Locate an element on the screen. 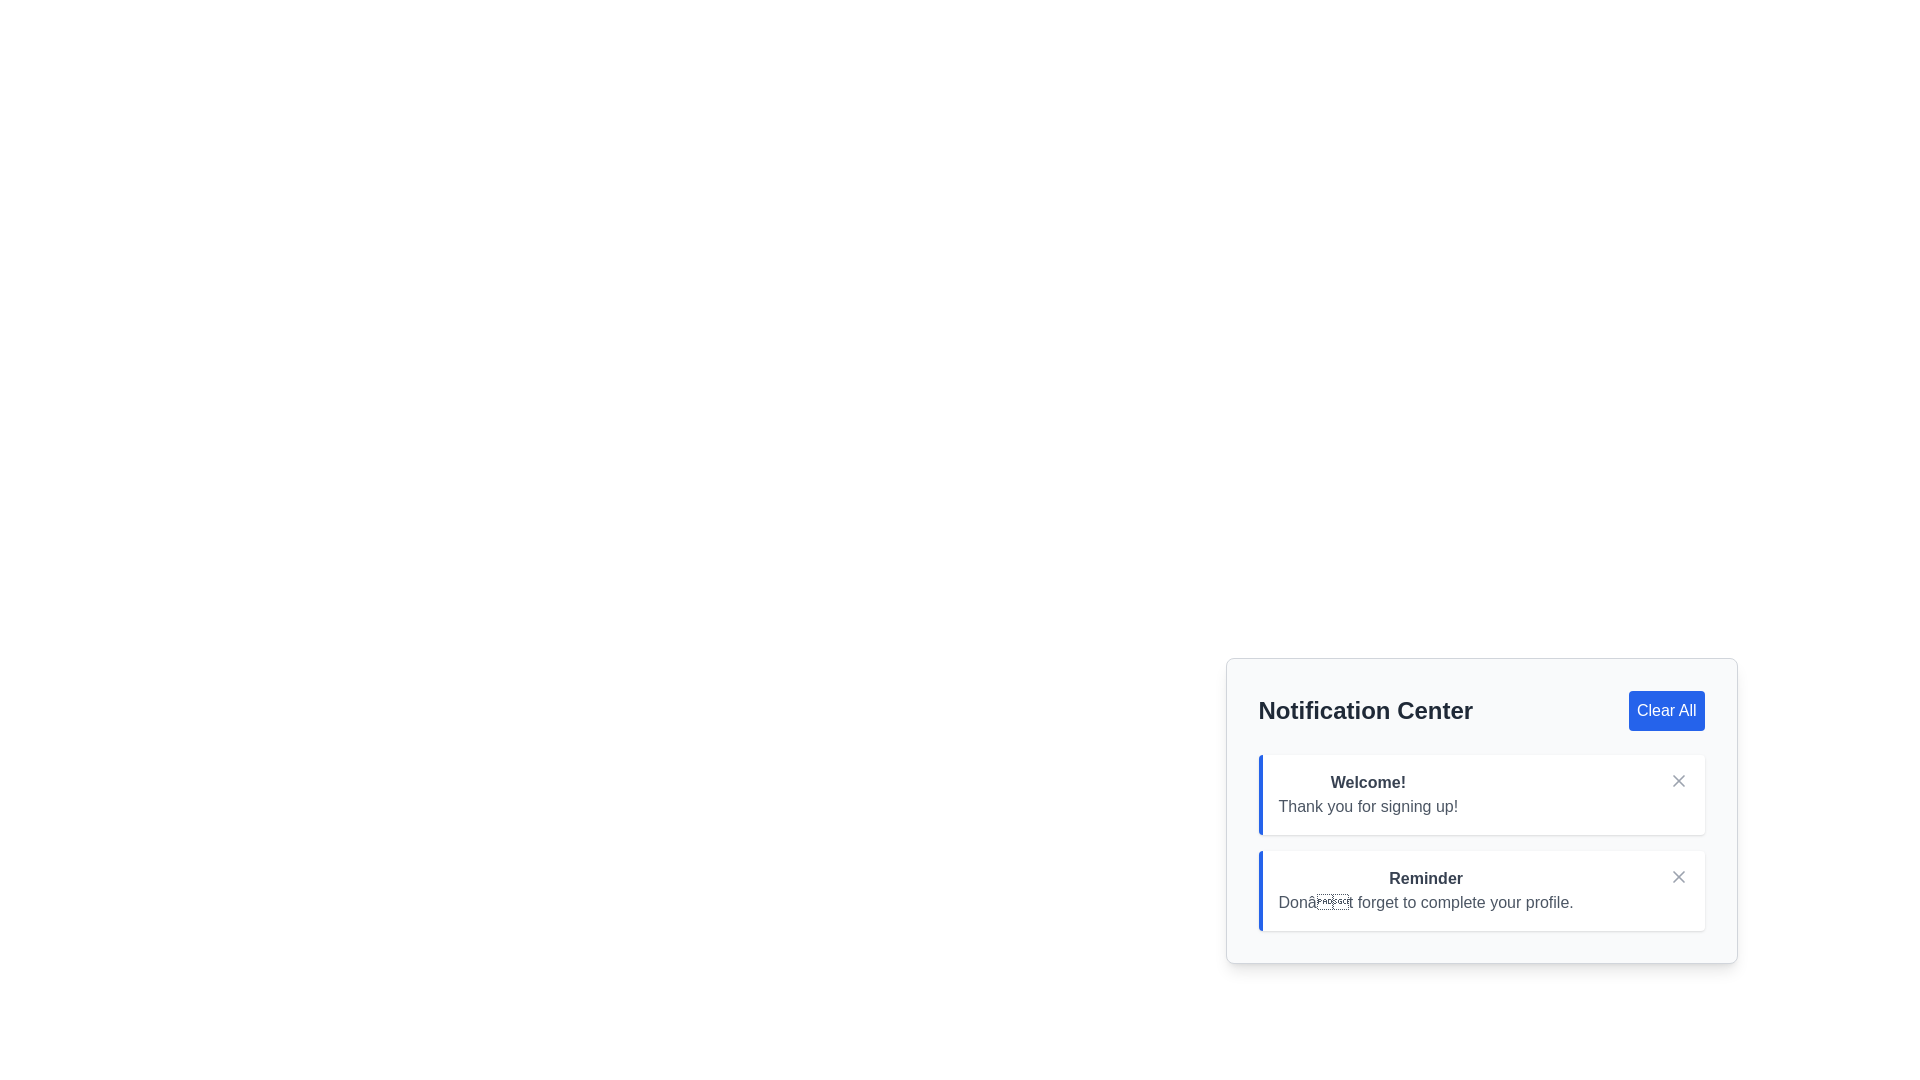 The width and height of the screenshot is (1920, 1080). the Notification card that reminds the user to complete their profile, located in the bottom section of the notification list in the Notification Center is located at coordinates (1481, 890).